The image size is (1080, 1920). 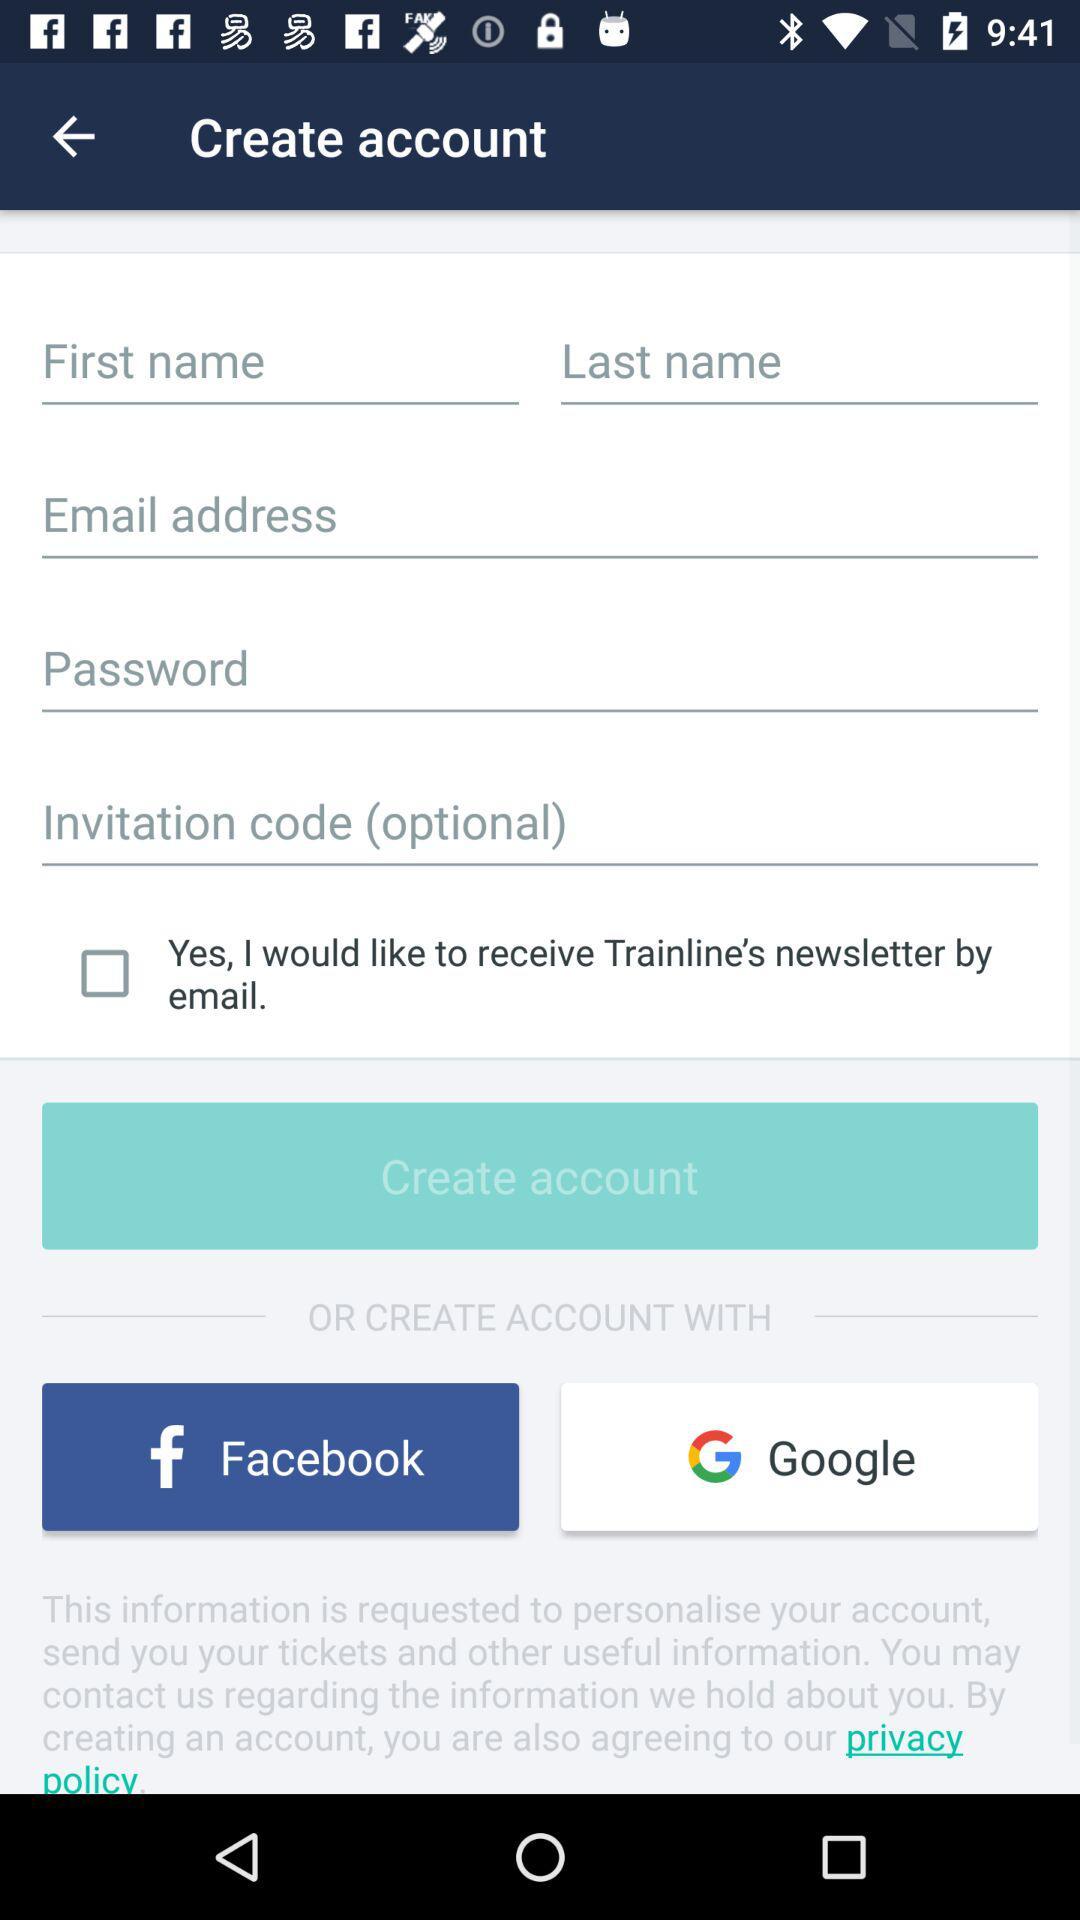 I want to click on the item below the facebook icon, so click(x=540, y=1687).